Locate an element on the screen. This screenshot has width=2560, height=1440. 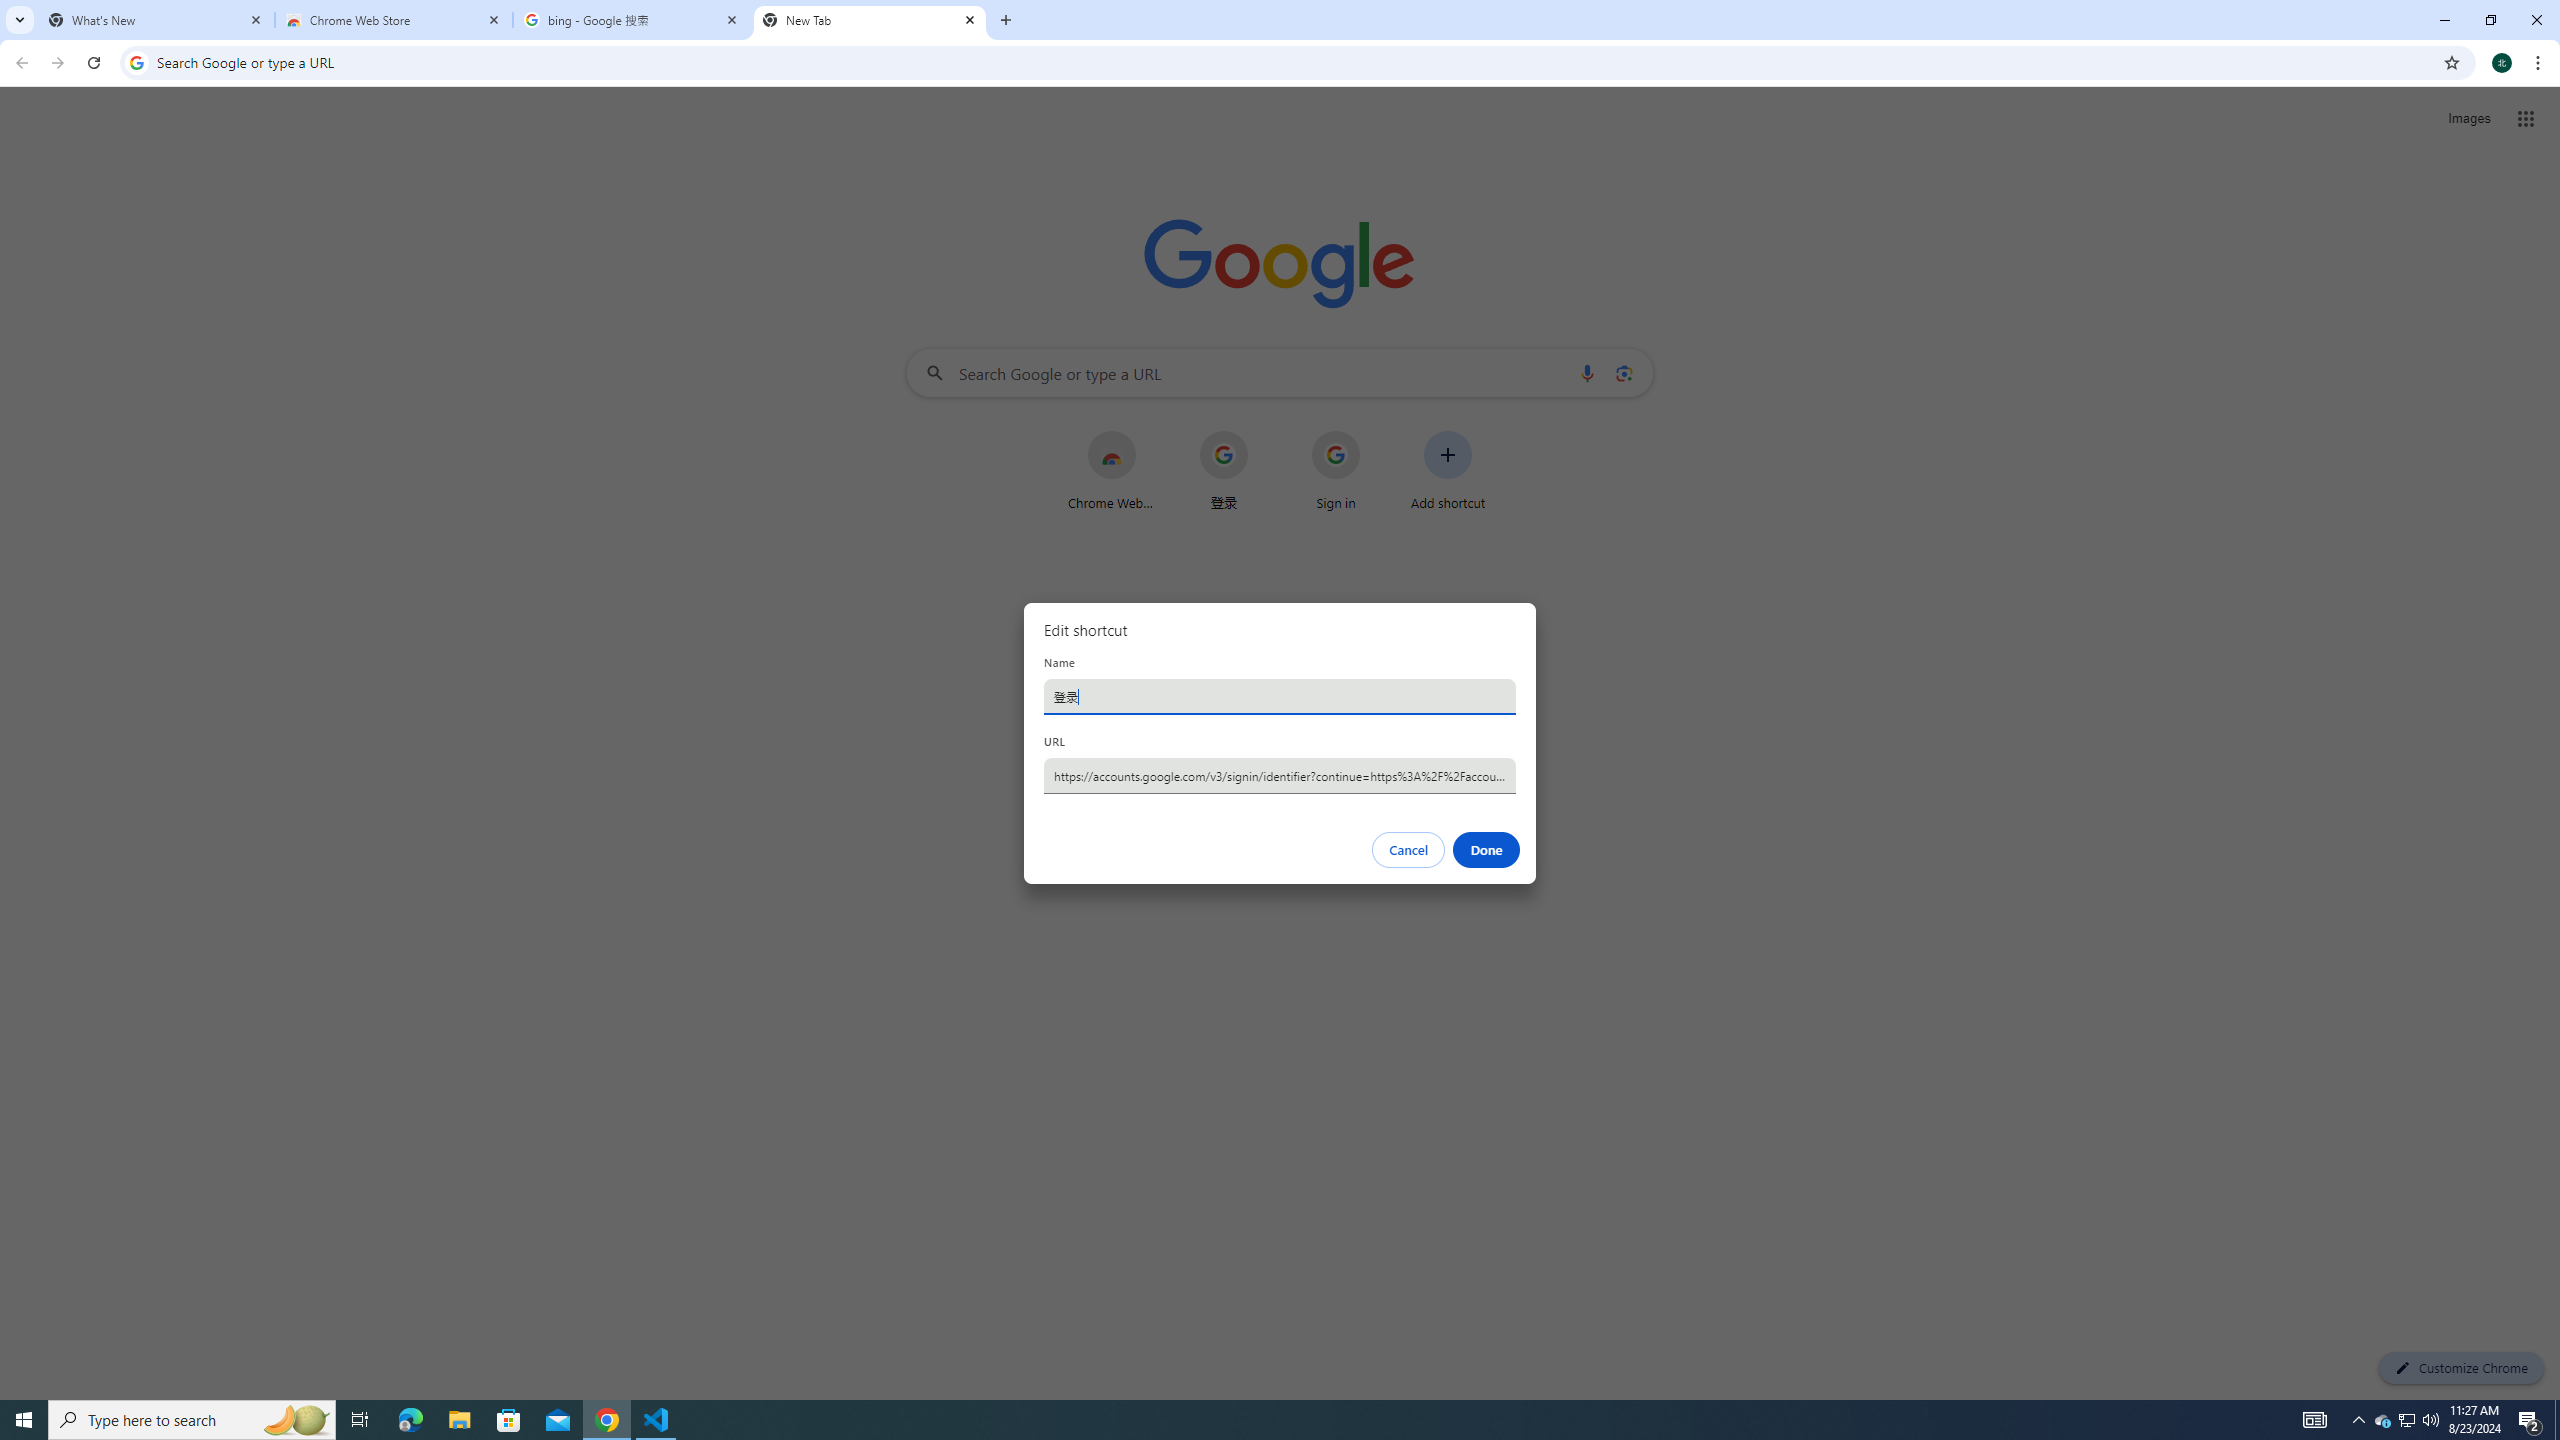
'Cancel' is located at coordinates (1409, 850).